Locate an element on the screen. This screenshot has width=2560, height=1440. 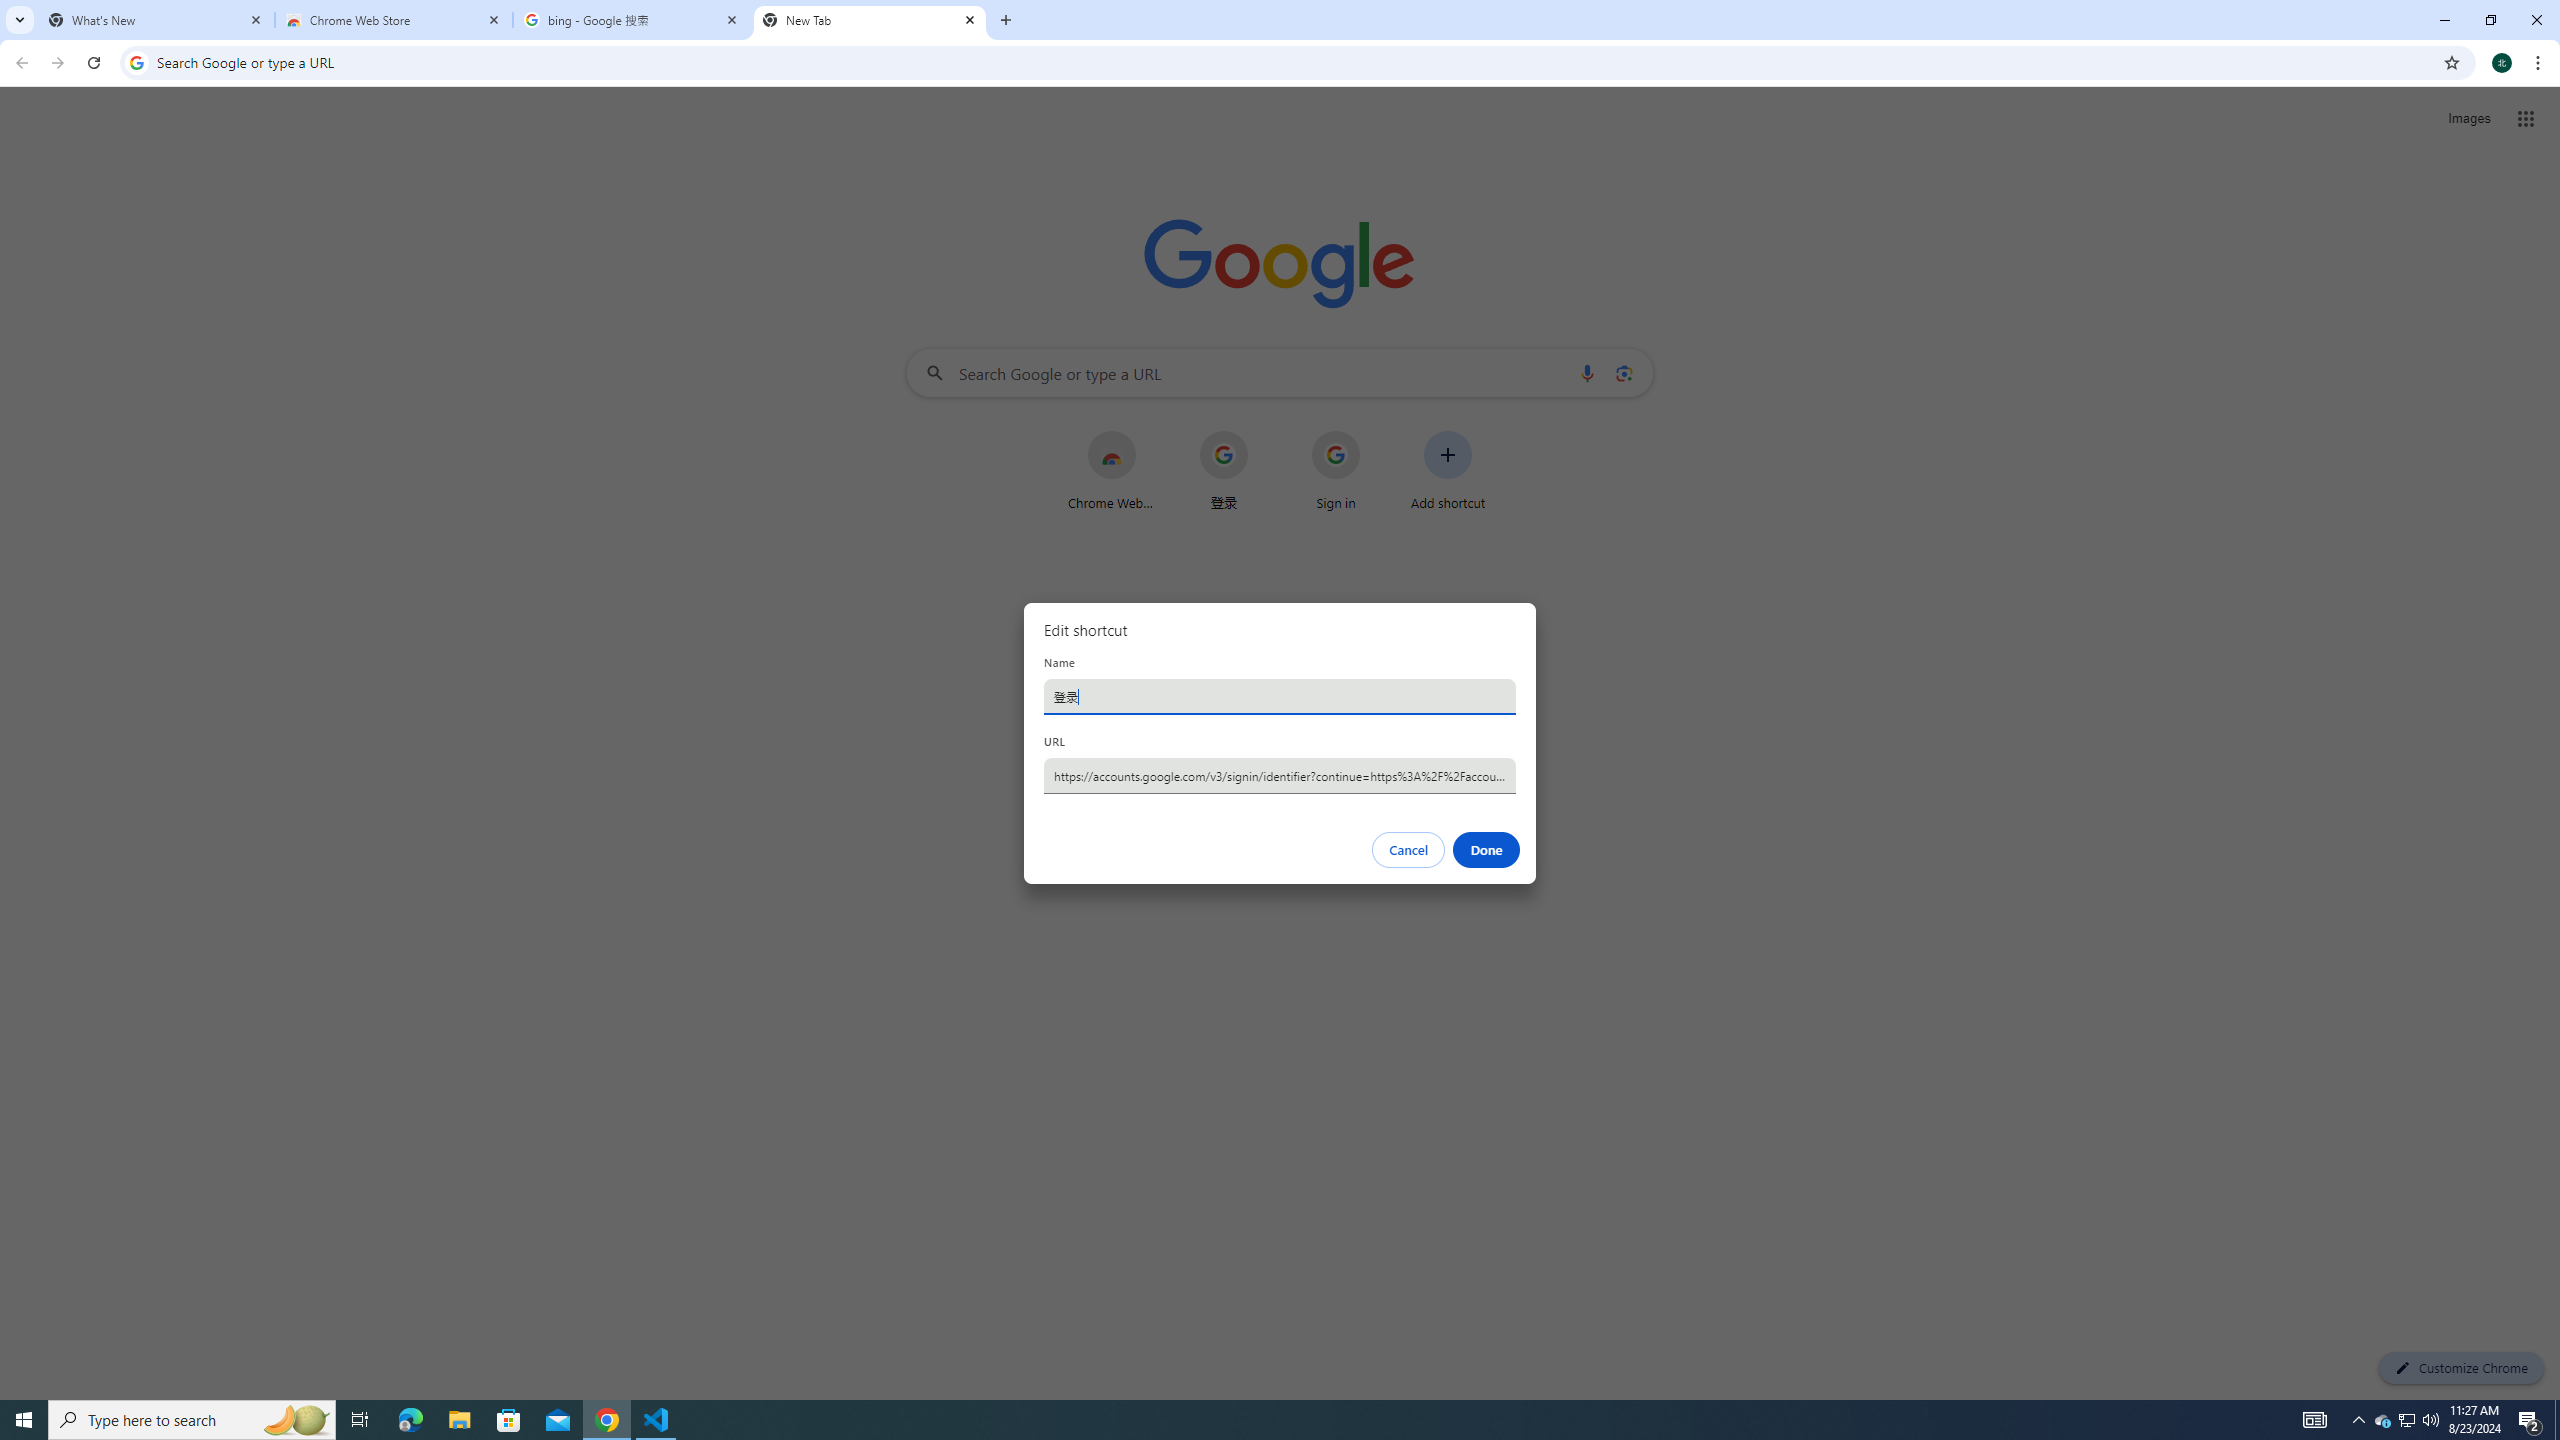
'Cancel' is located at coordinates (1409, 850).